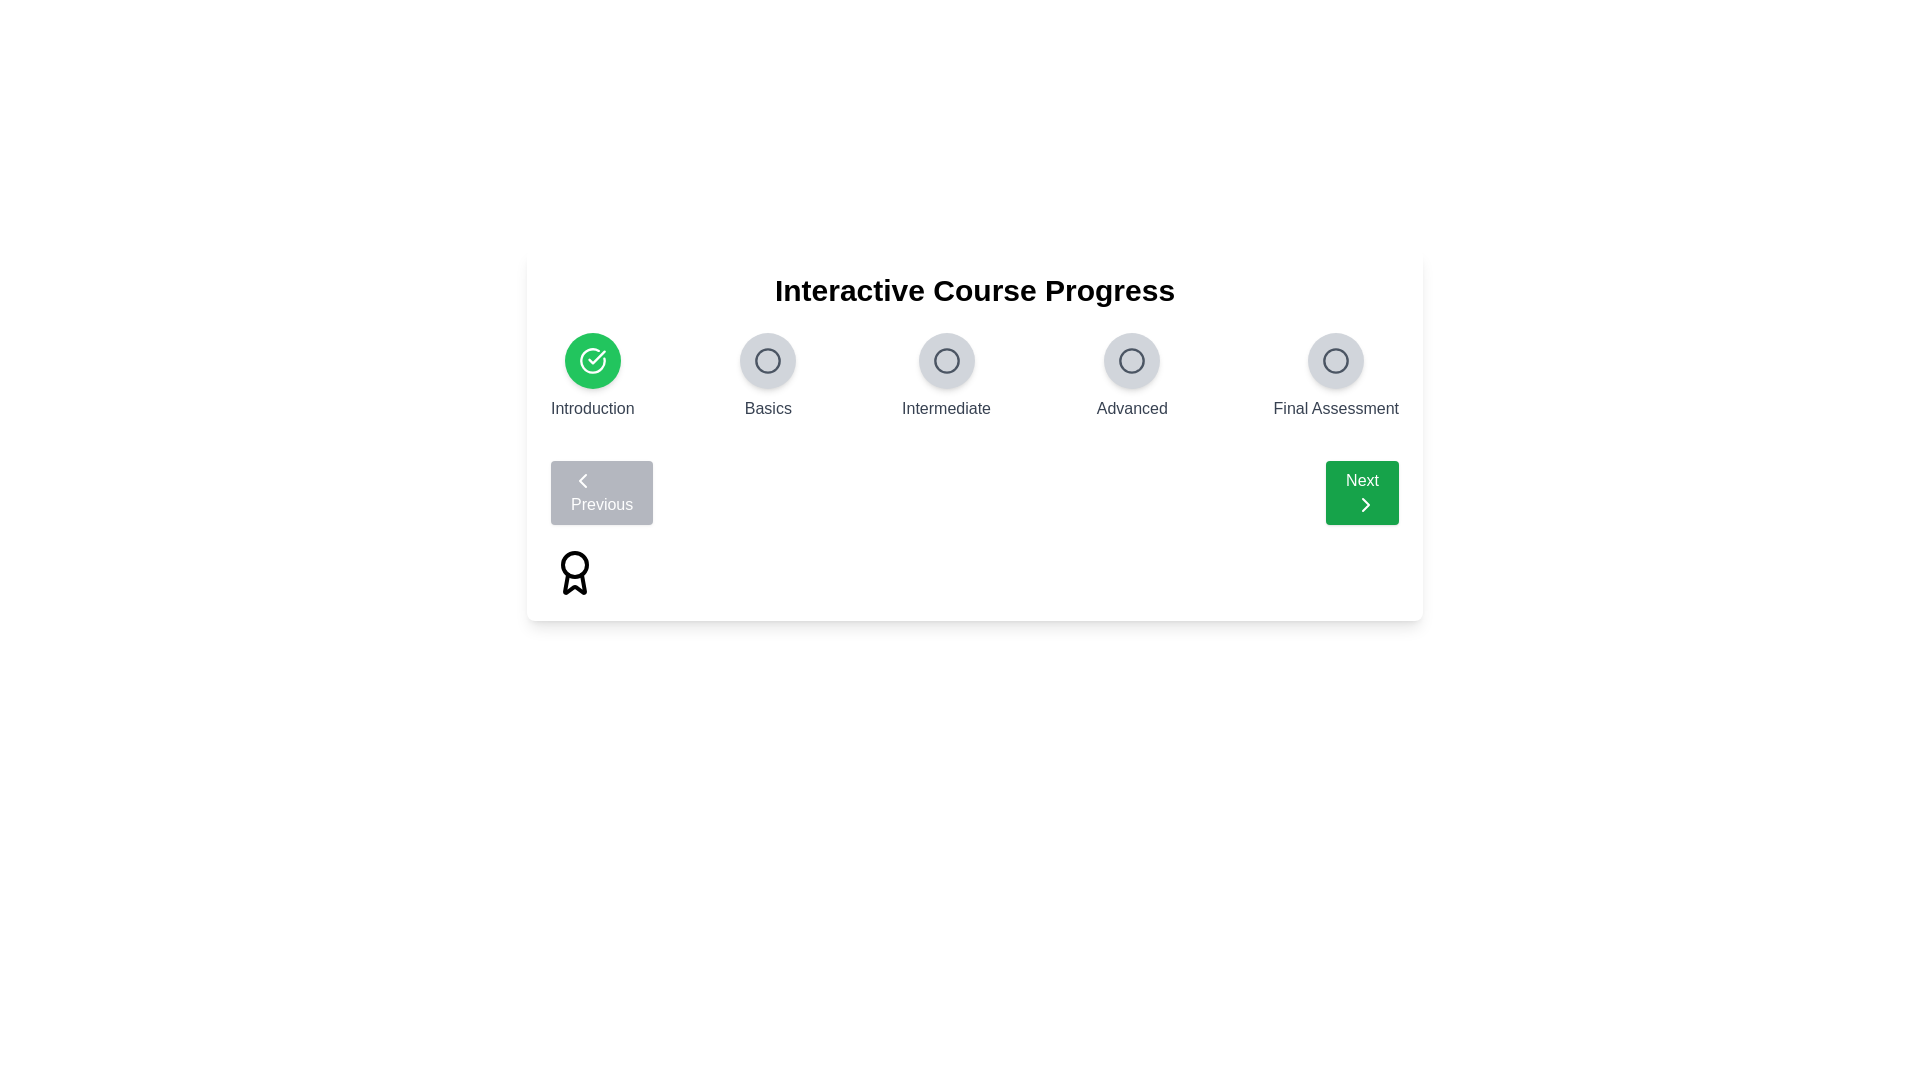  What do you see at coordinates (1132, 377) in the screenshot?
I see `the fourth progress indicator labeled 'Advanced' in the 'Interactive Course Progress' section` at bounding box center [1132, 377].